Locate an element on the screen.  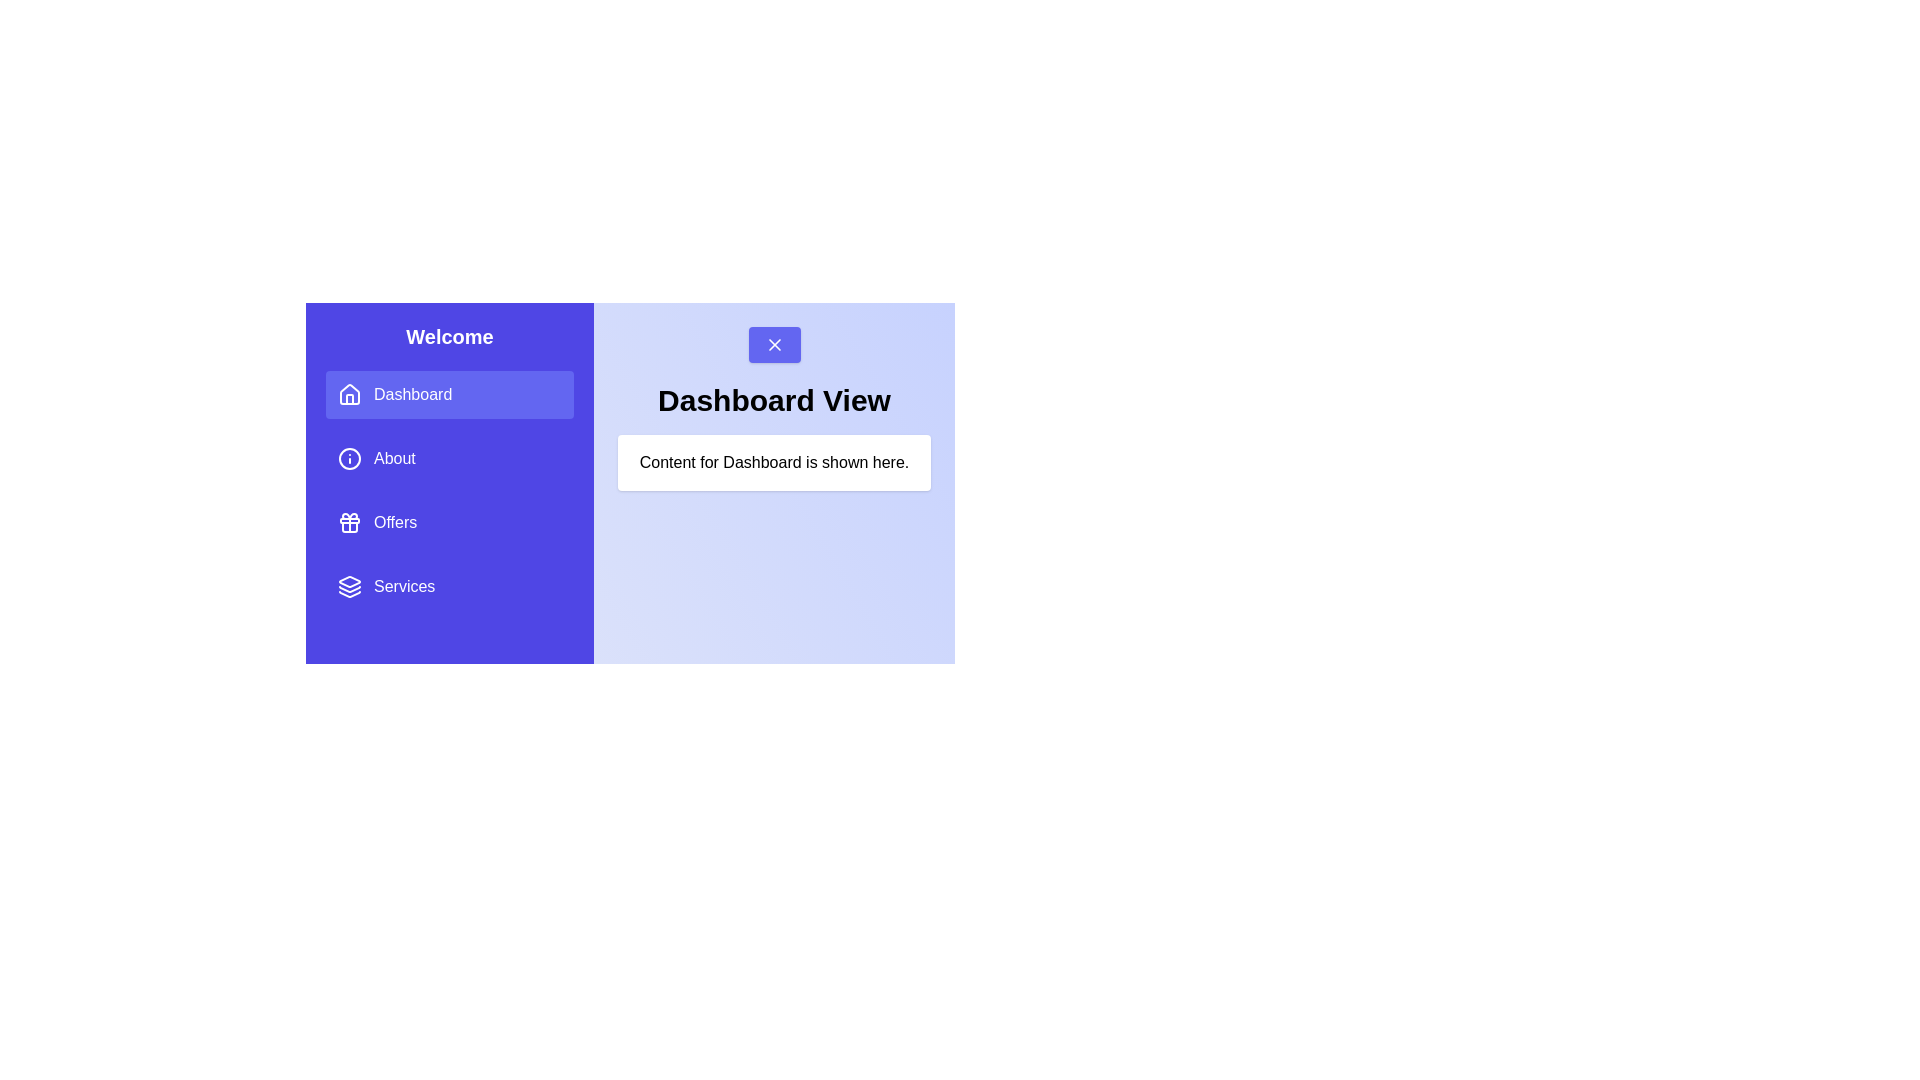
the menu item Services to observe the hover effect is located at coordinates (449, 585).